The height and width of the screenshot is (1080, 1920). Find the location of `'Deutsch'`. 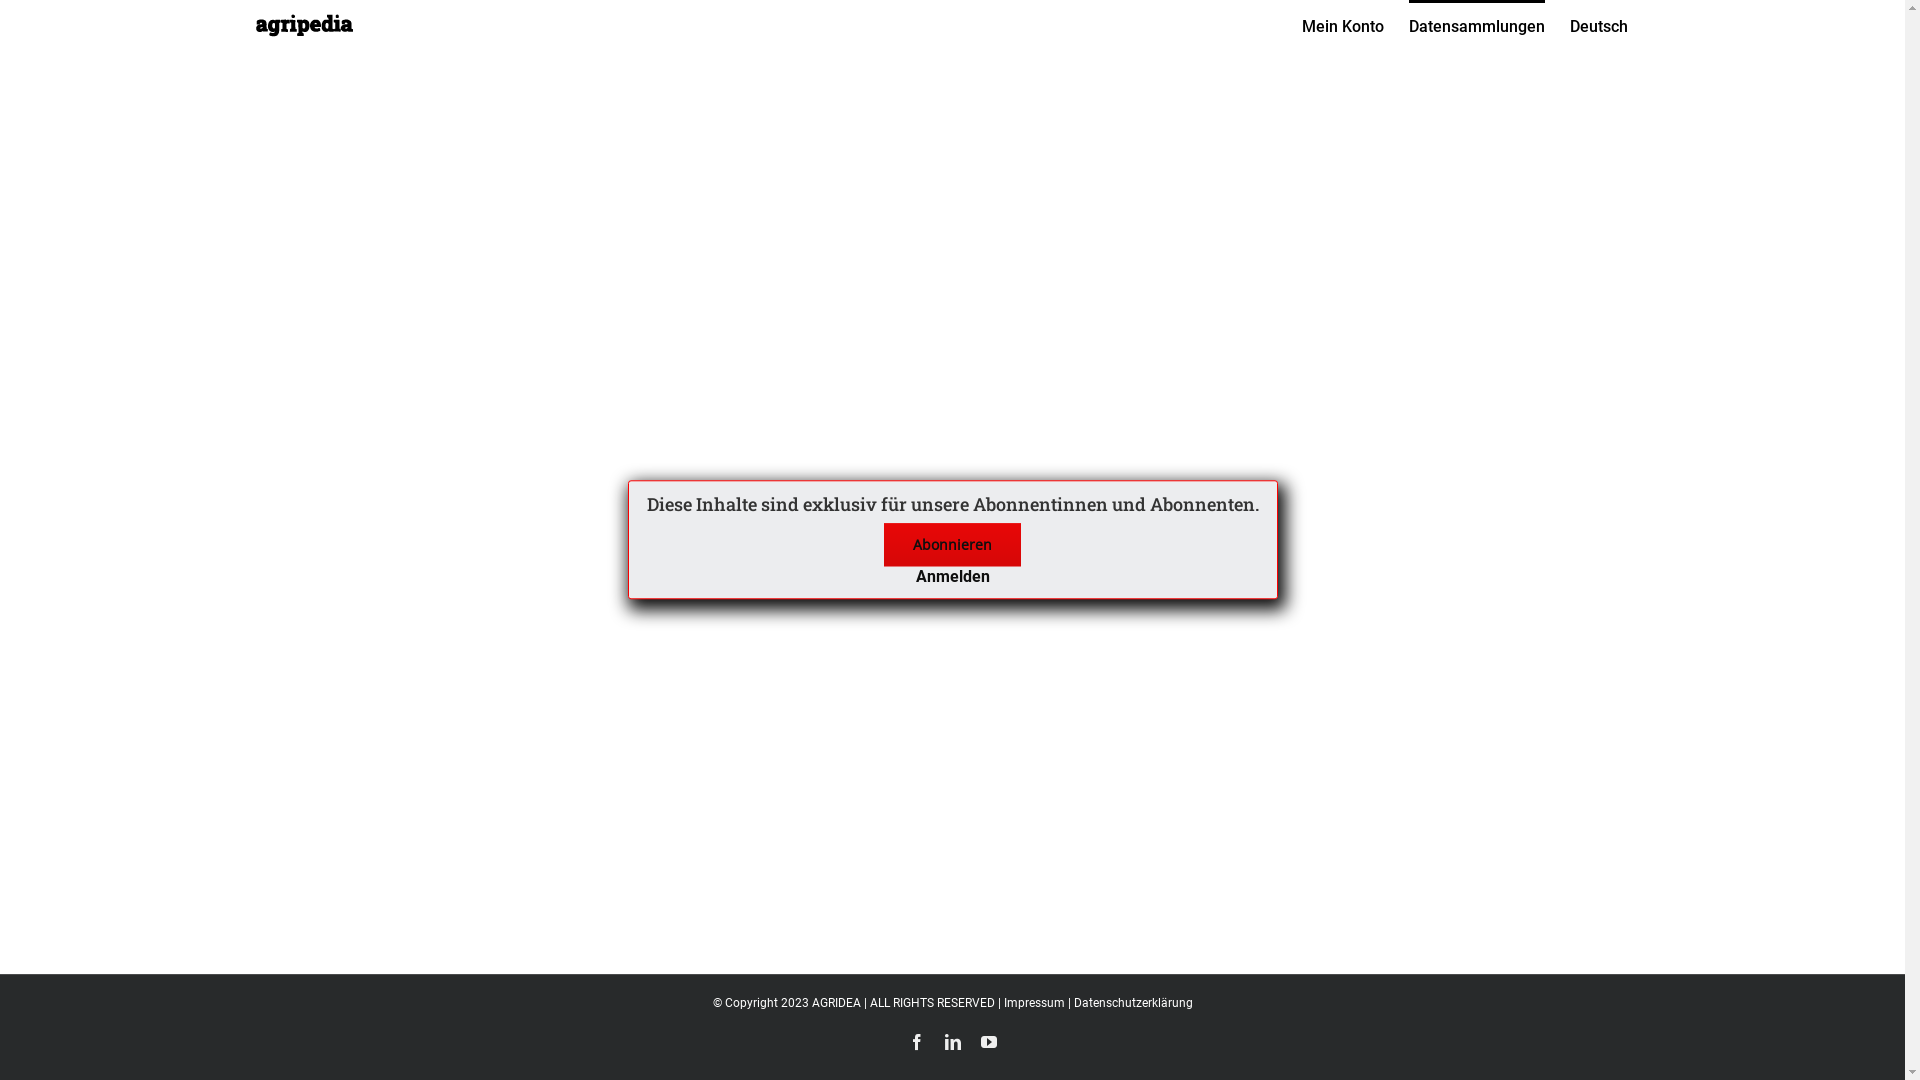

'Deutsch' is located at coordinates (1597, 24).